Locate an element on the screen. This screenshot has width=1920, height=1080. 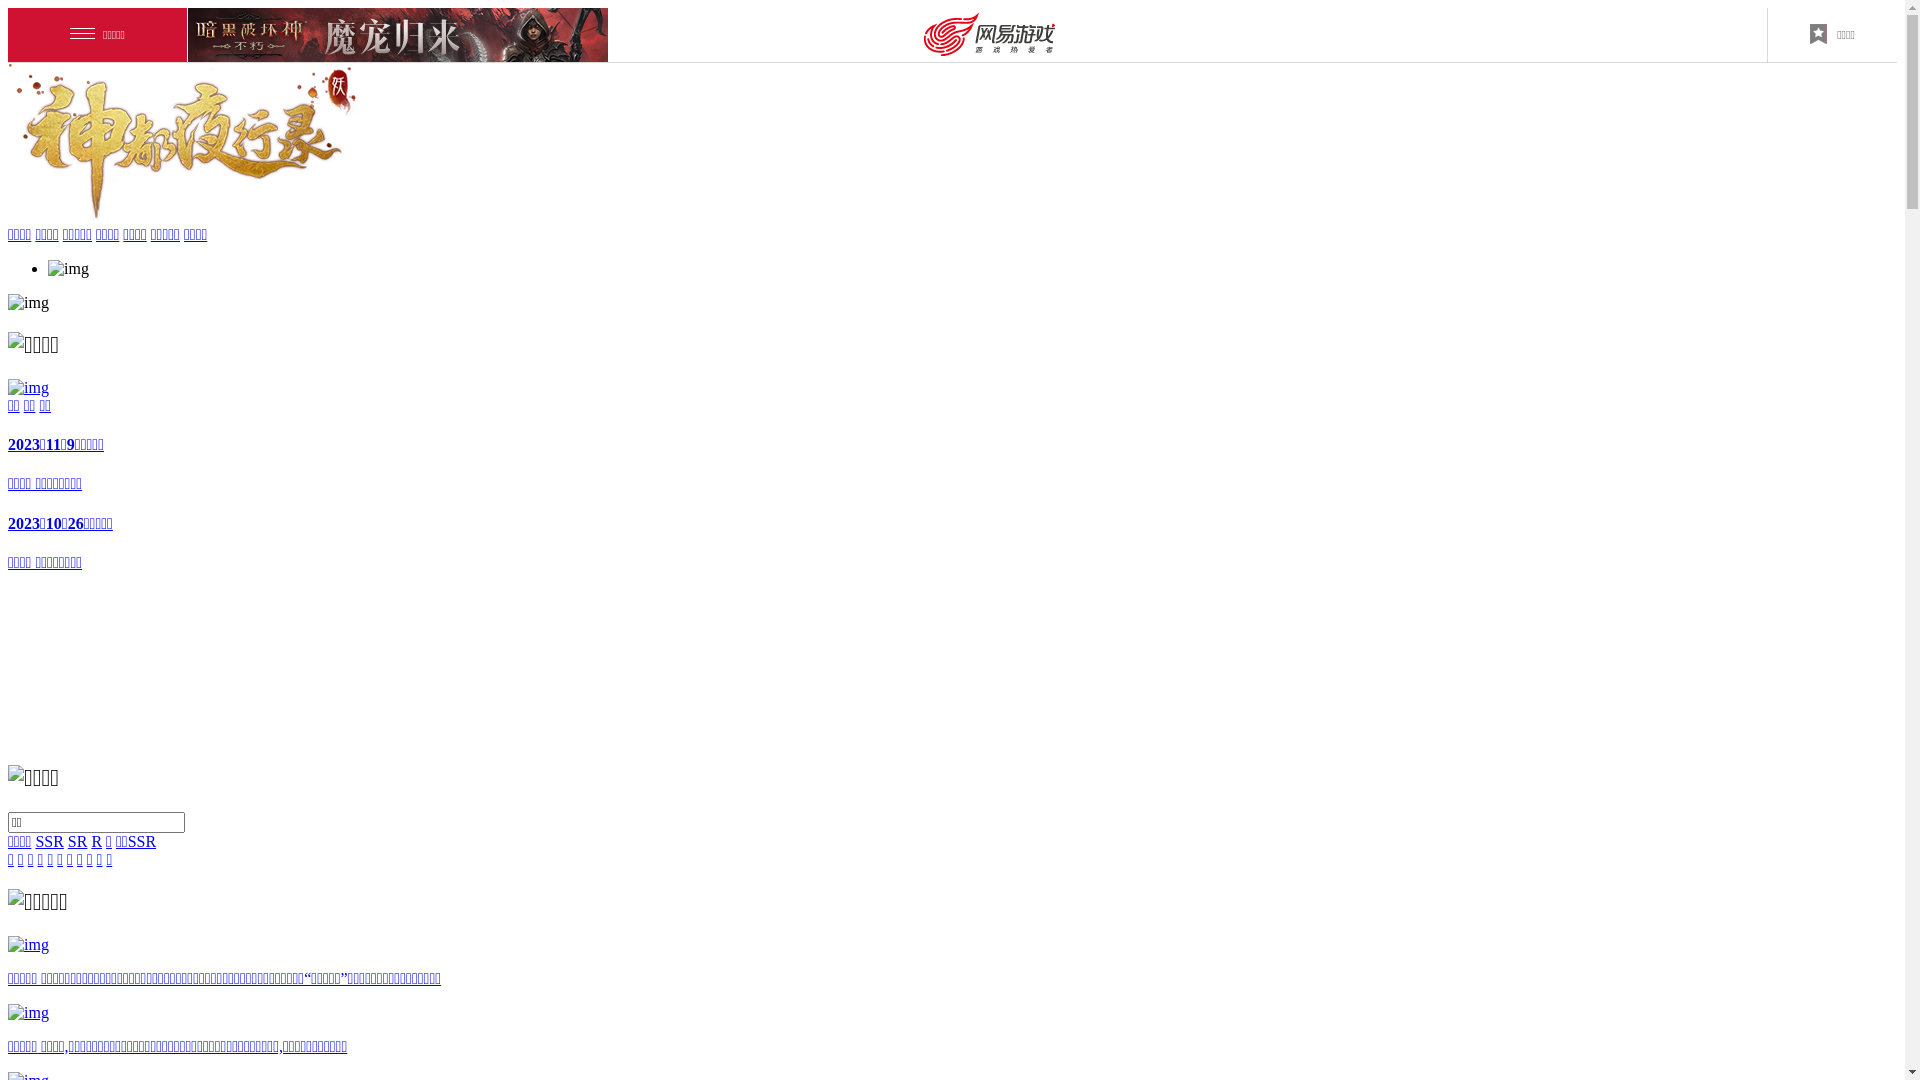
'SR' is located at coordinates (77, 841).